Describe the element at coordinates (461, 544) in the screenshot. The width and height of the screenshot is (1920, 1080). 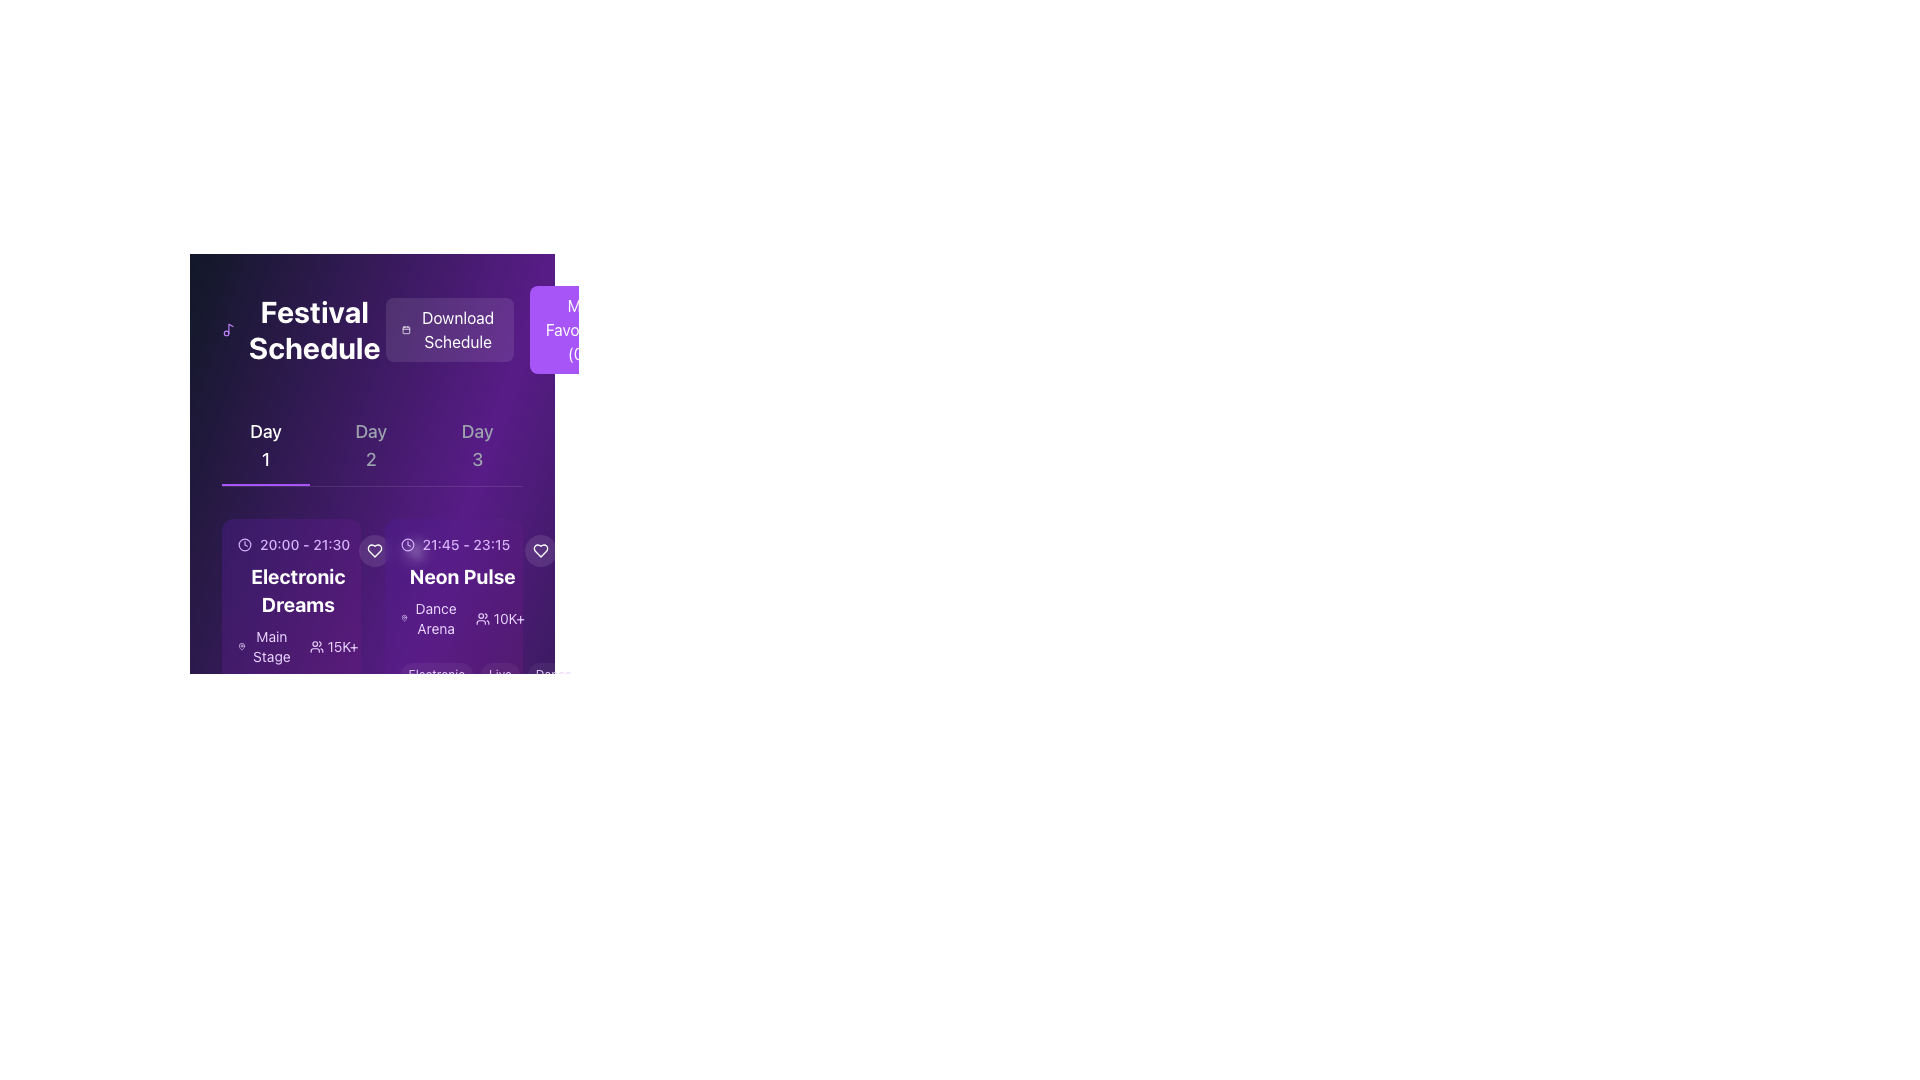
I see `the Text block that informs users about the scheduled time for an event, which is located above the text 'Neon Pulse.'` at that location.